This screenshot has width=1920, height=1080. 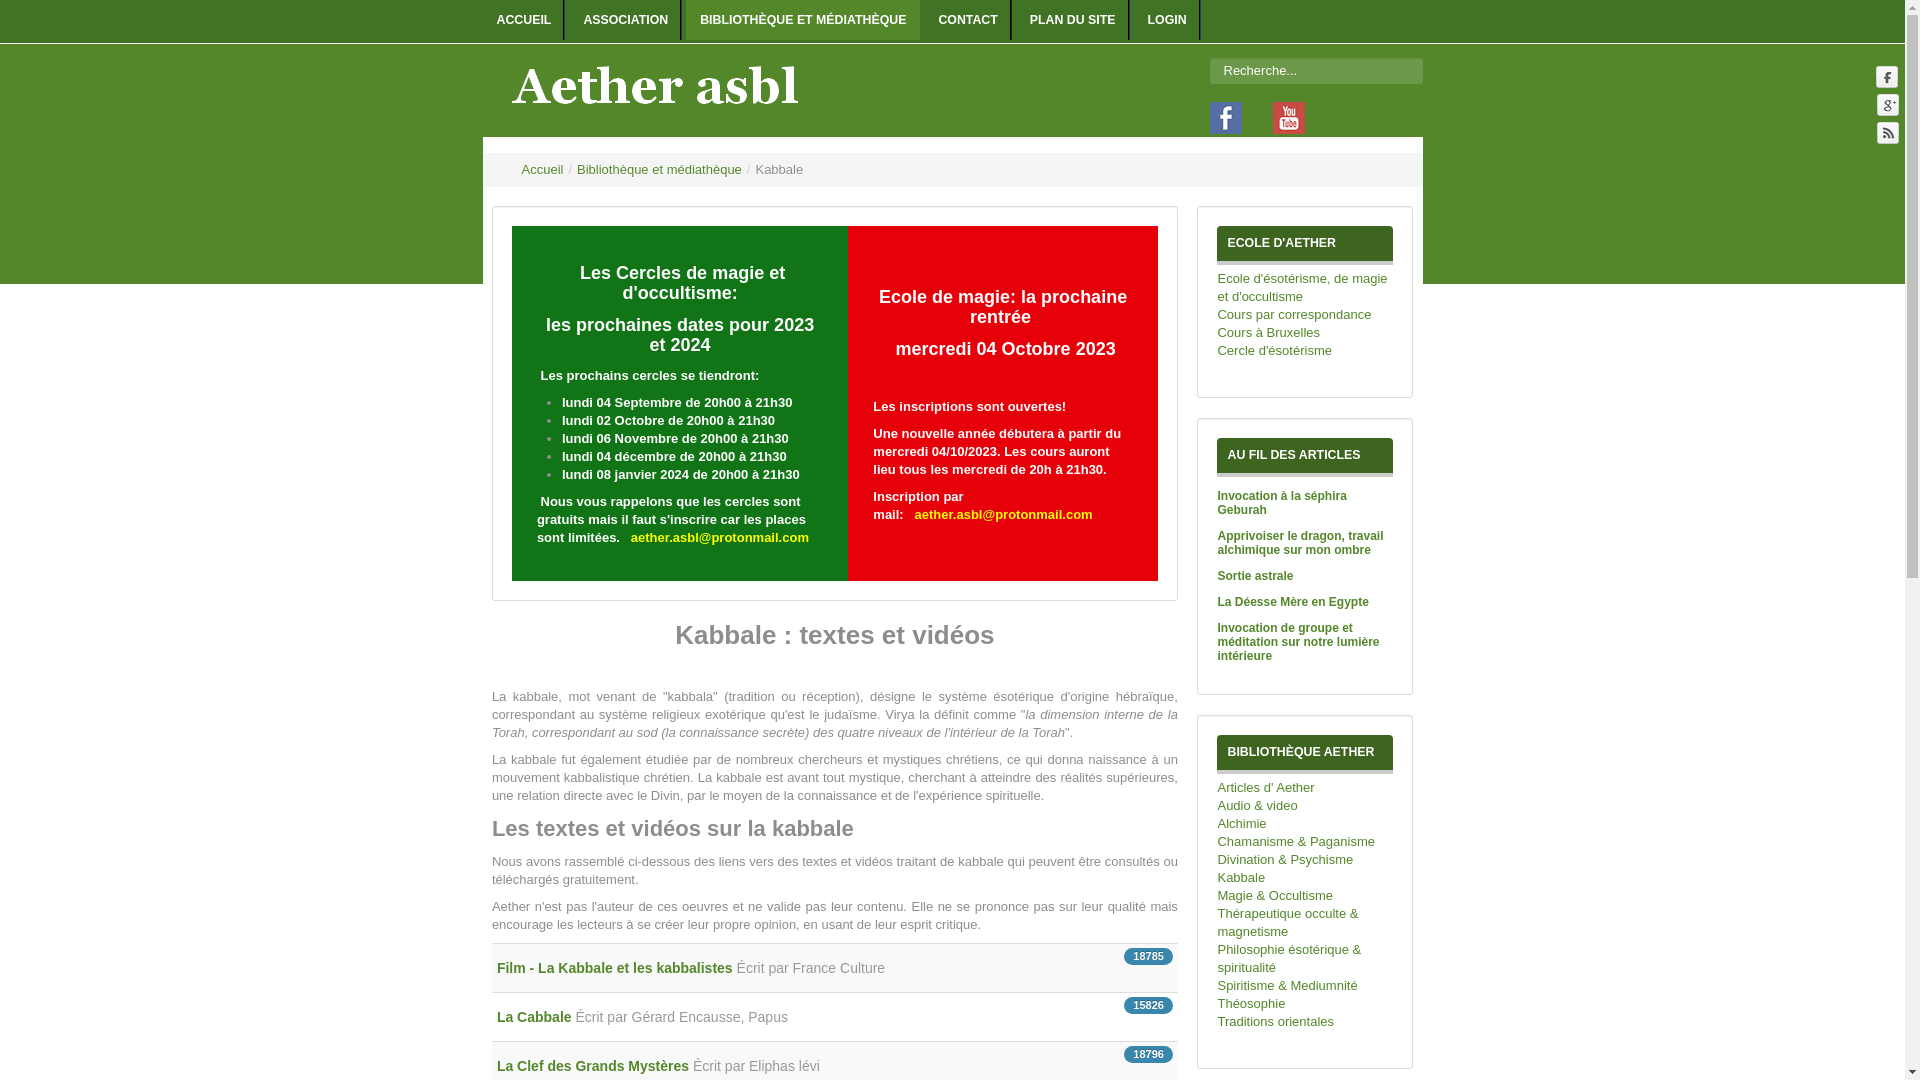 What do you see at coordinates (1305, 315) in the screenshot?
I see `'Cours par correspondance'` at bounding box center [1305, 315].